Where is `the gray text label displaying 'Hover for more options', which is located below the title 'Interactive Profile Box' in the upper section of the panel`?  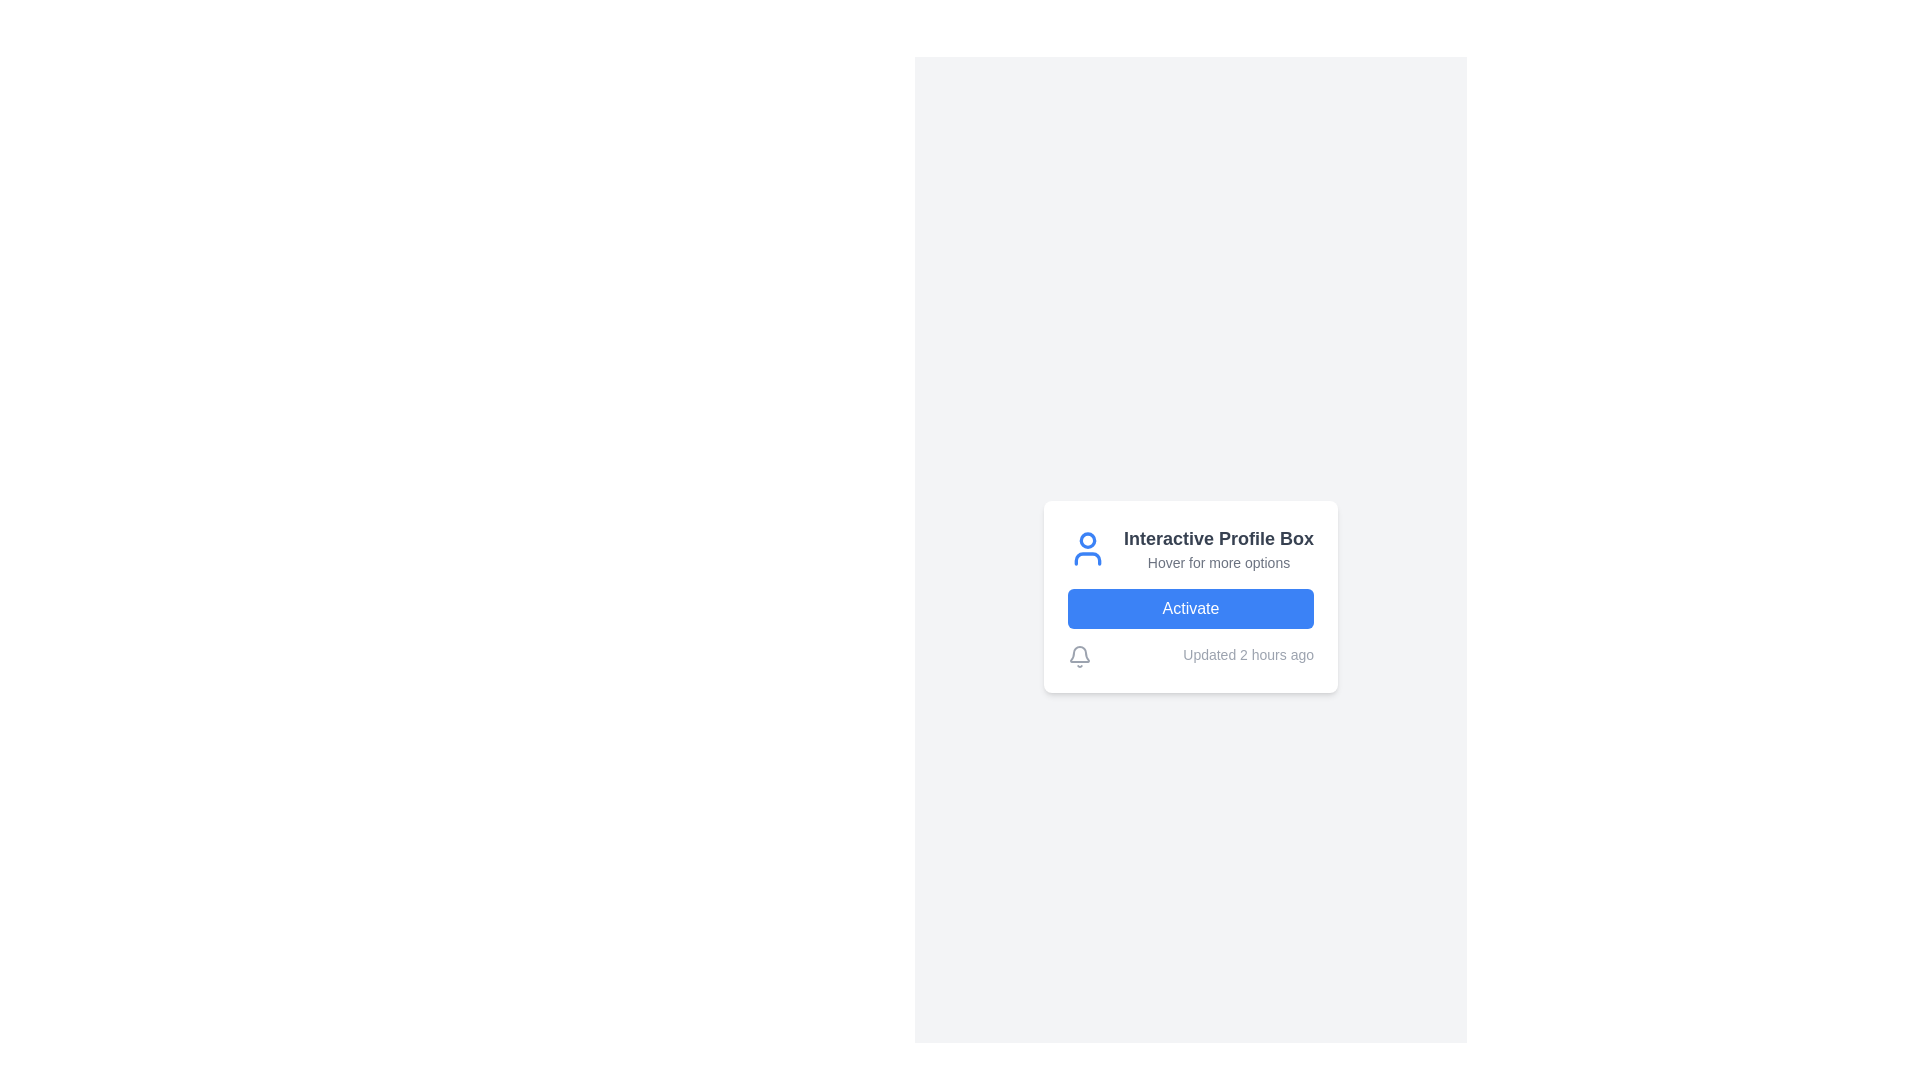 the gray text label displaying 'Hover for more options', which is located below the title 'Interactive Profile Box' in the upper section of the panel is located at coordinates (1218, 563).